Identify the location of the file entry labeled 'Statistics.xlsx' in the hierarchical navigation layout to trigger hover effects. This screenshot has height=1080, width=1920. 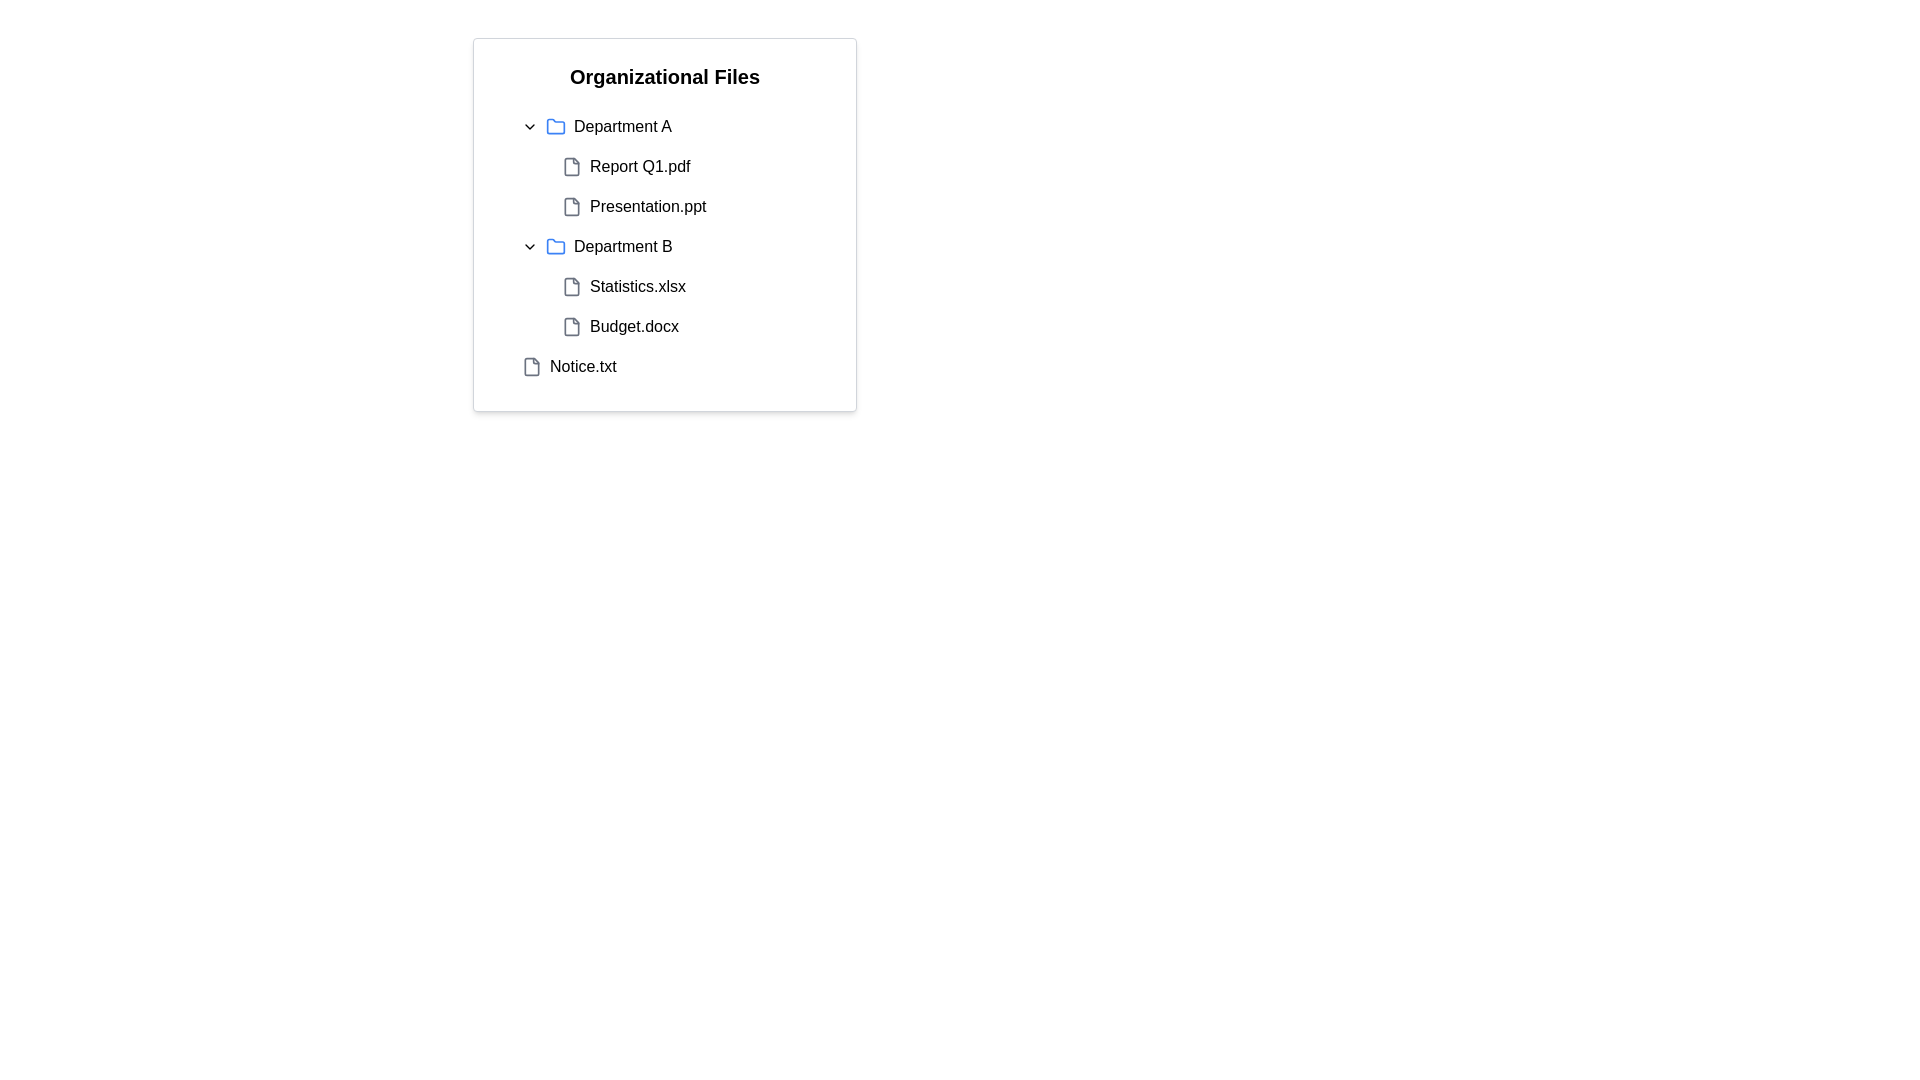
(685, 286).